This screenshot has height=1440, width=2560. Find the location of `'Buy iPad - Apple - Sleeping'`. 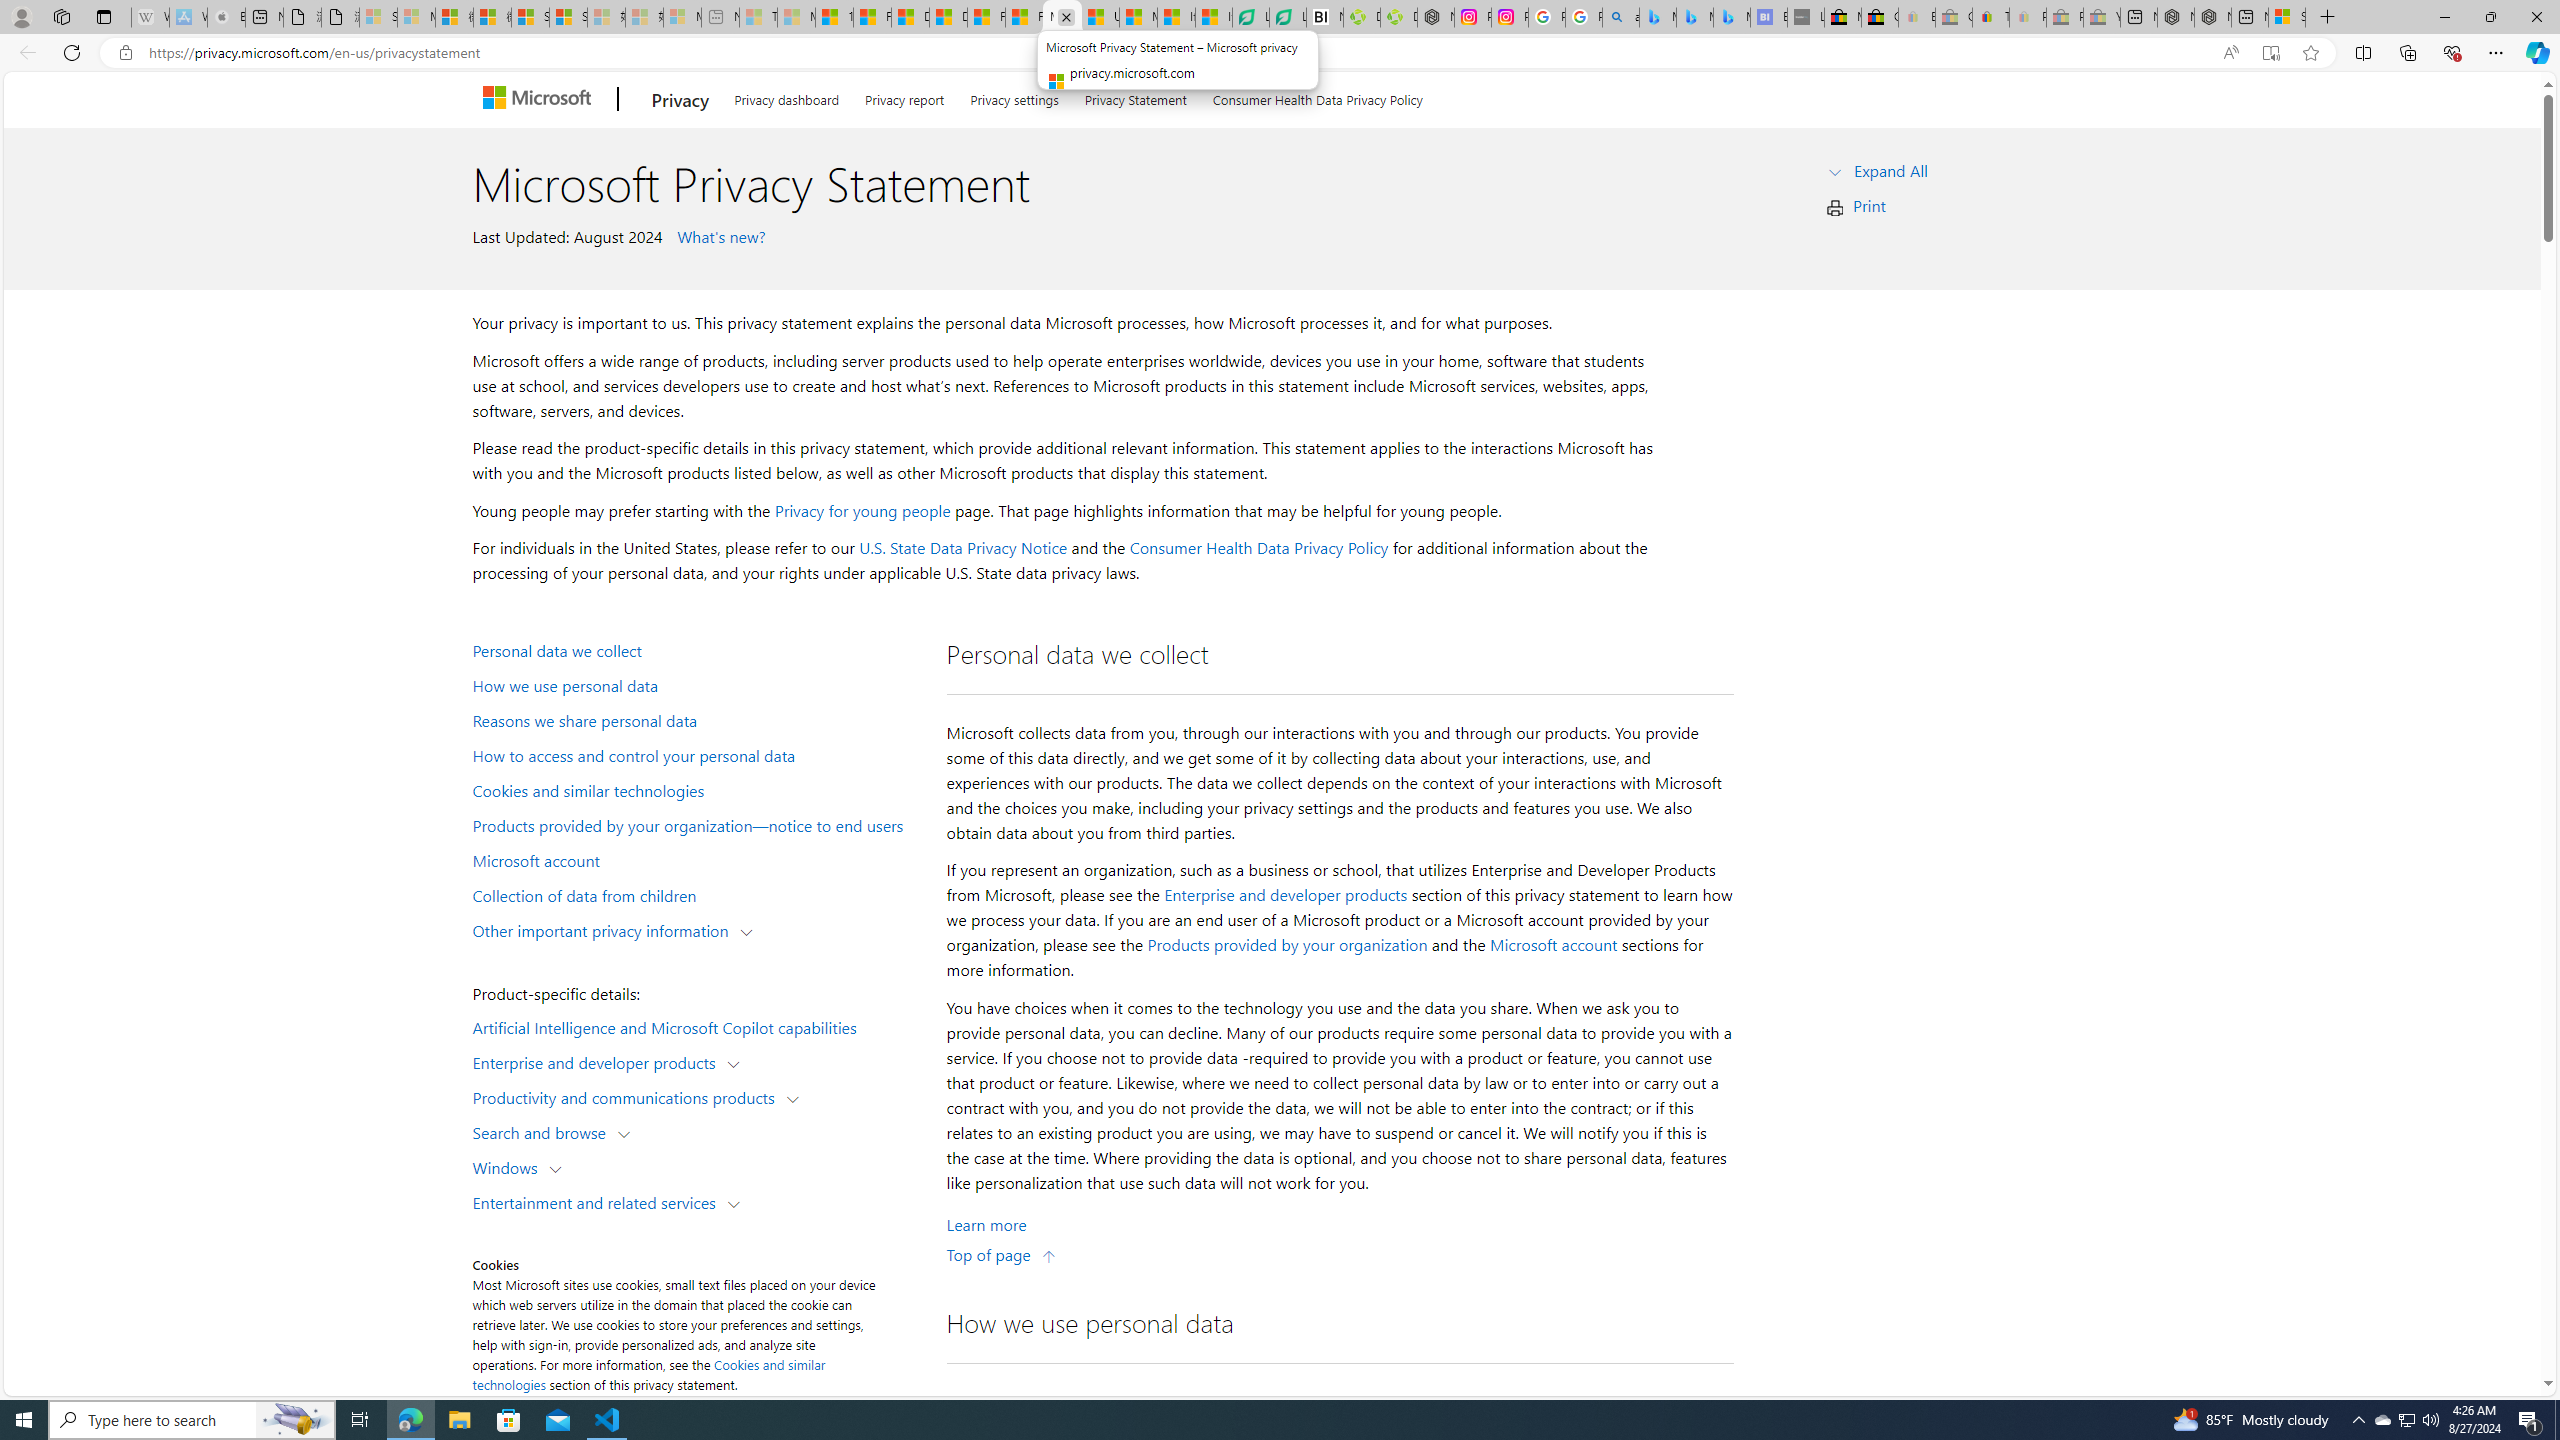

'Buy iPad - Apple - Sleeping' is located at coordinates (225, 16).